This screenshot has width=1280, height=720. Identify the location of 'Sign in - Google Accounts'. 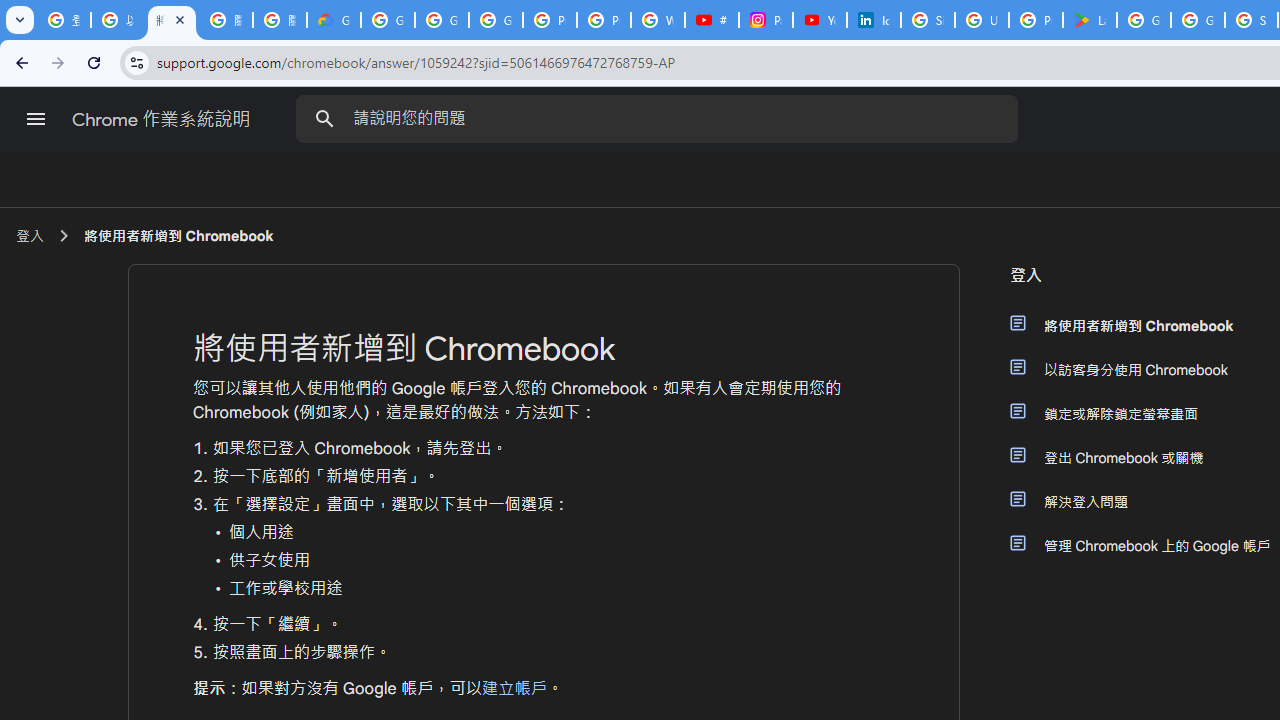
(927, 20).